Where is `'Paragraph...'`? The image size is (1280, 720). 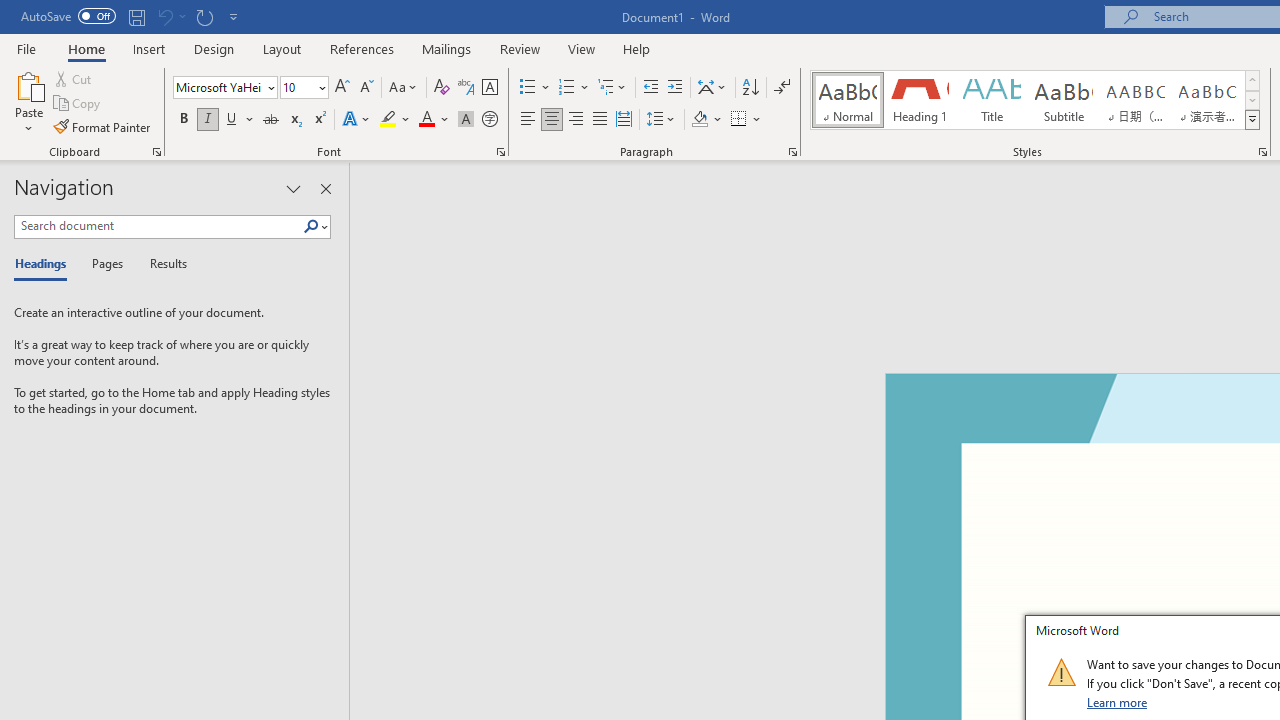 'Paragraph...' is located at coordinates (791, 150).